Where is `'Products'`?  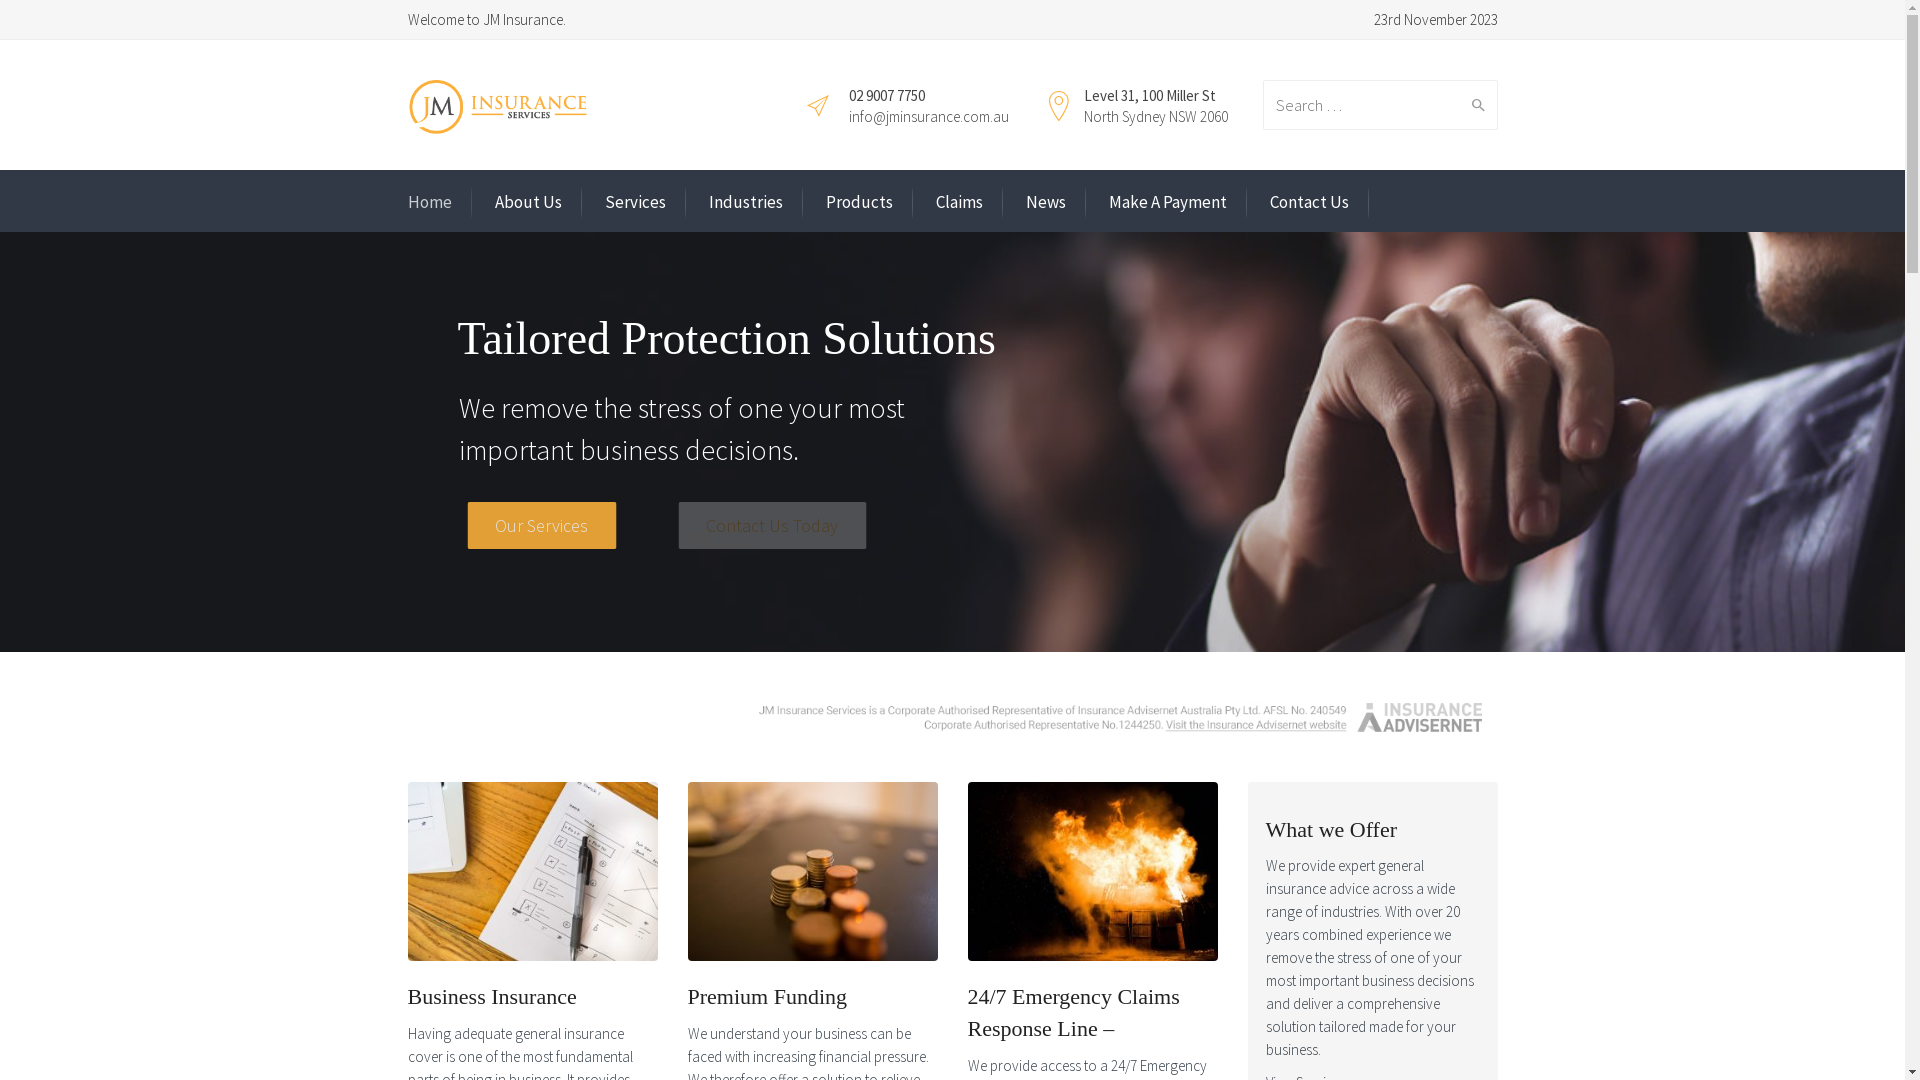
'Products' is located at coordinates (859, 202).